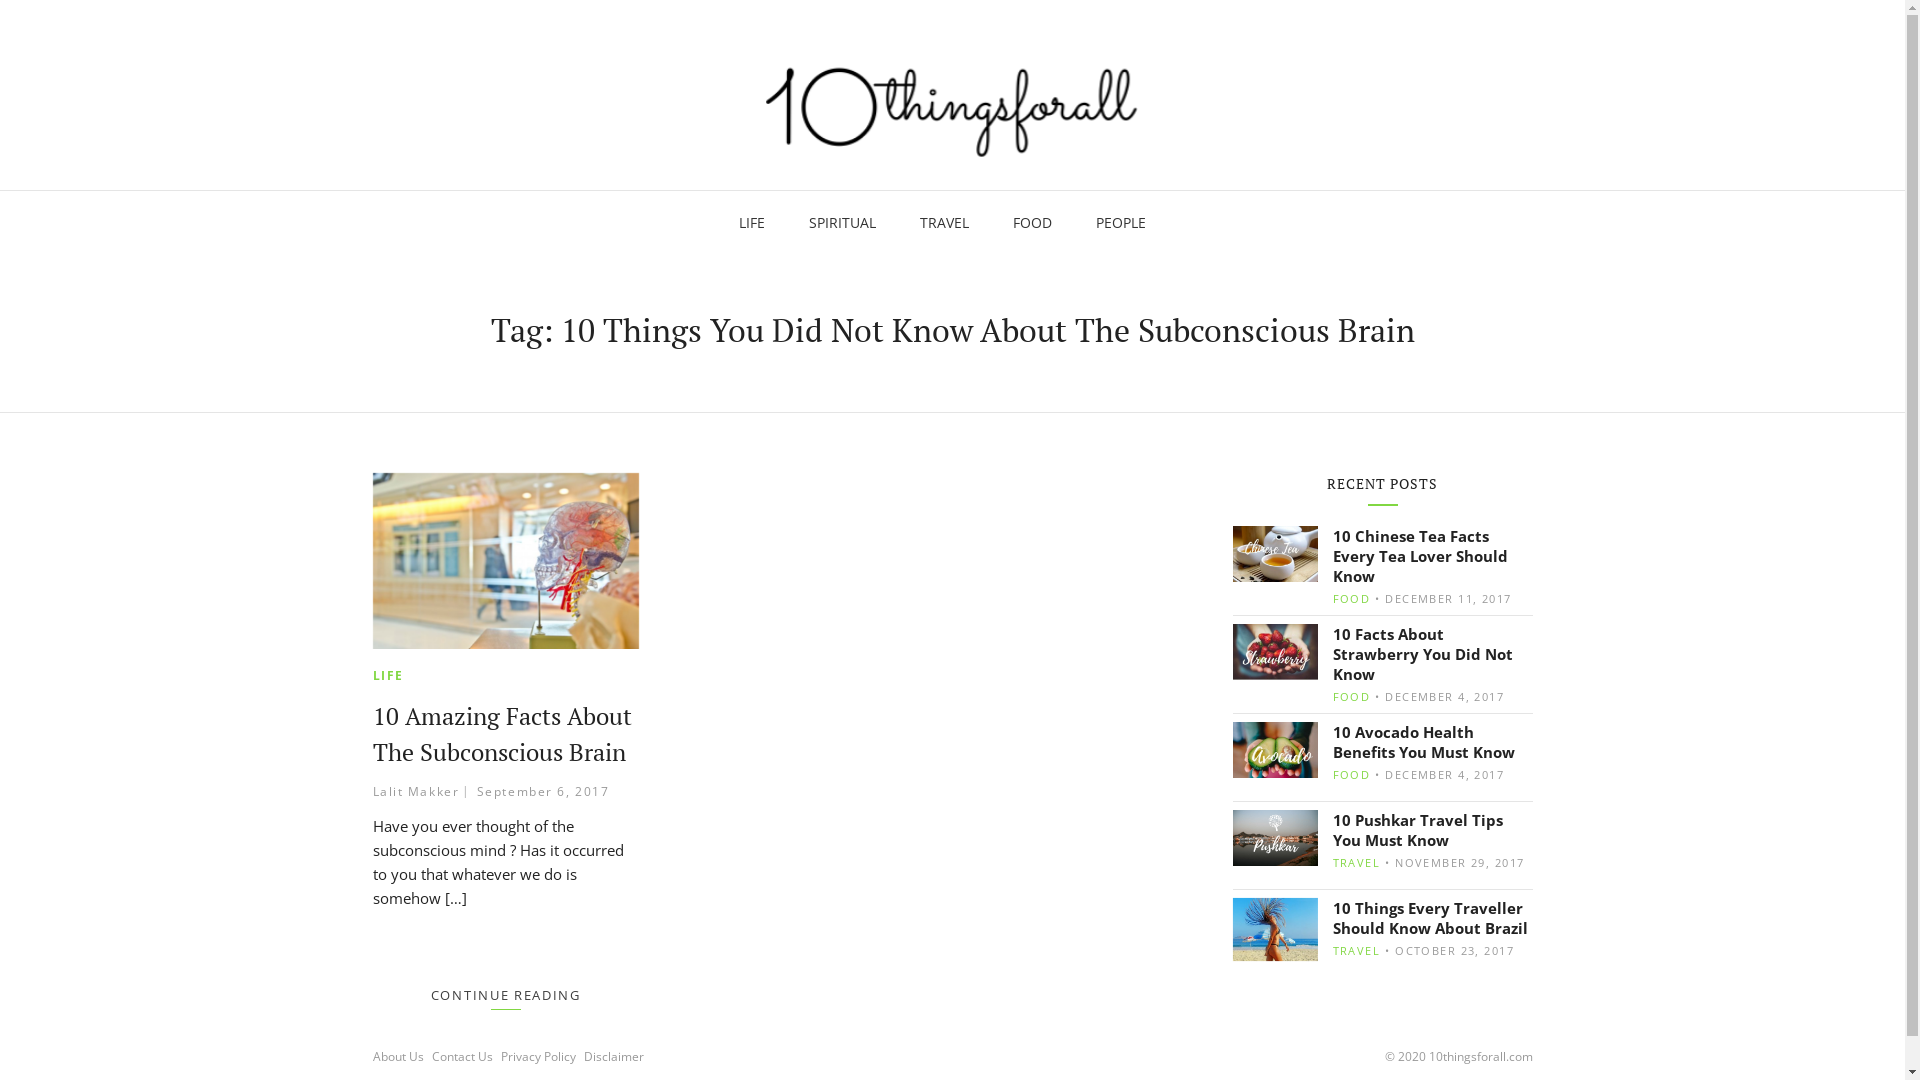 This screenshot has height=1080, width=1920. Describe the element at coordinates (539, 1055) in the screenshot. I see `'Privacy Policy'` at that location.